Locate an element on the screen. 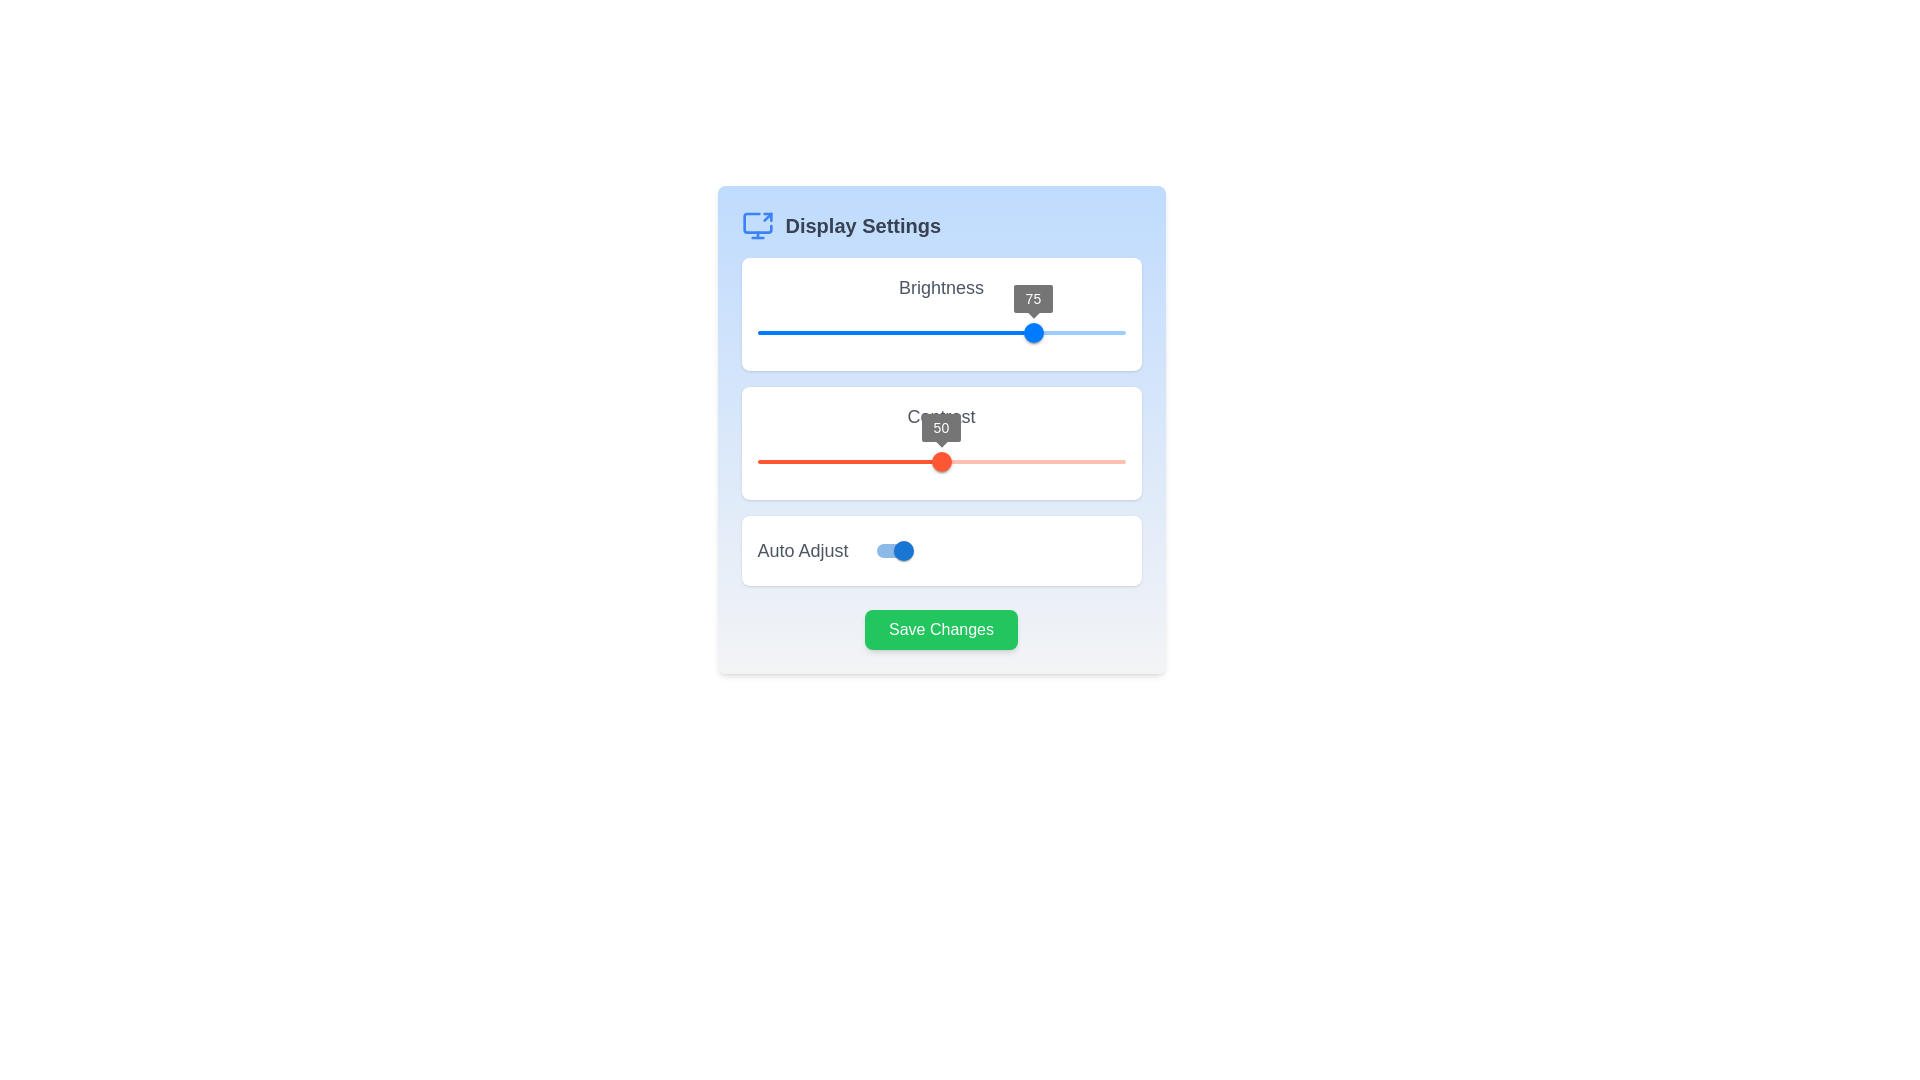  the slider knob associated with the 'Contrast' slider control is located at coordinates (940, 427).